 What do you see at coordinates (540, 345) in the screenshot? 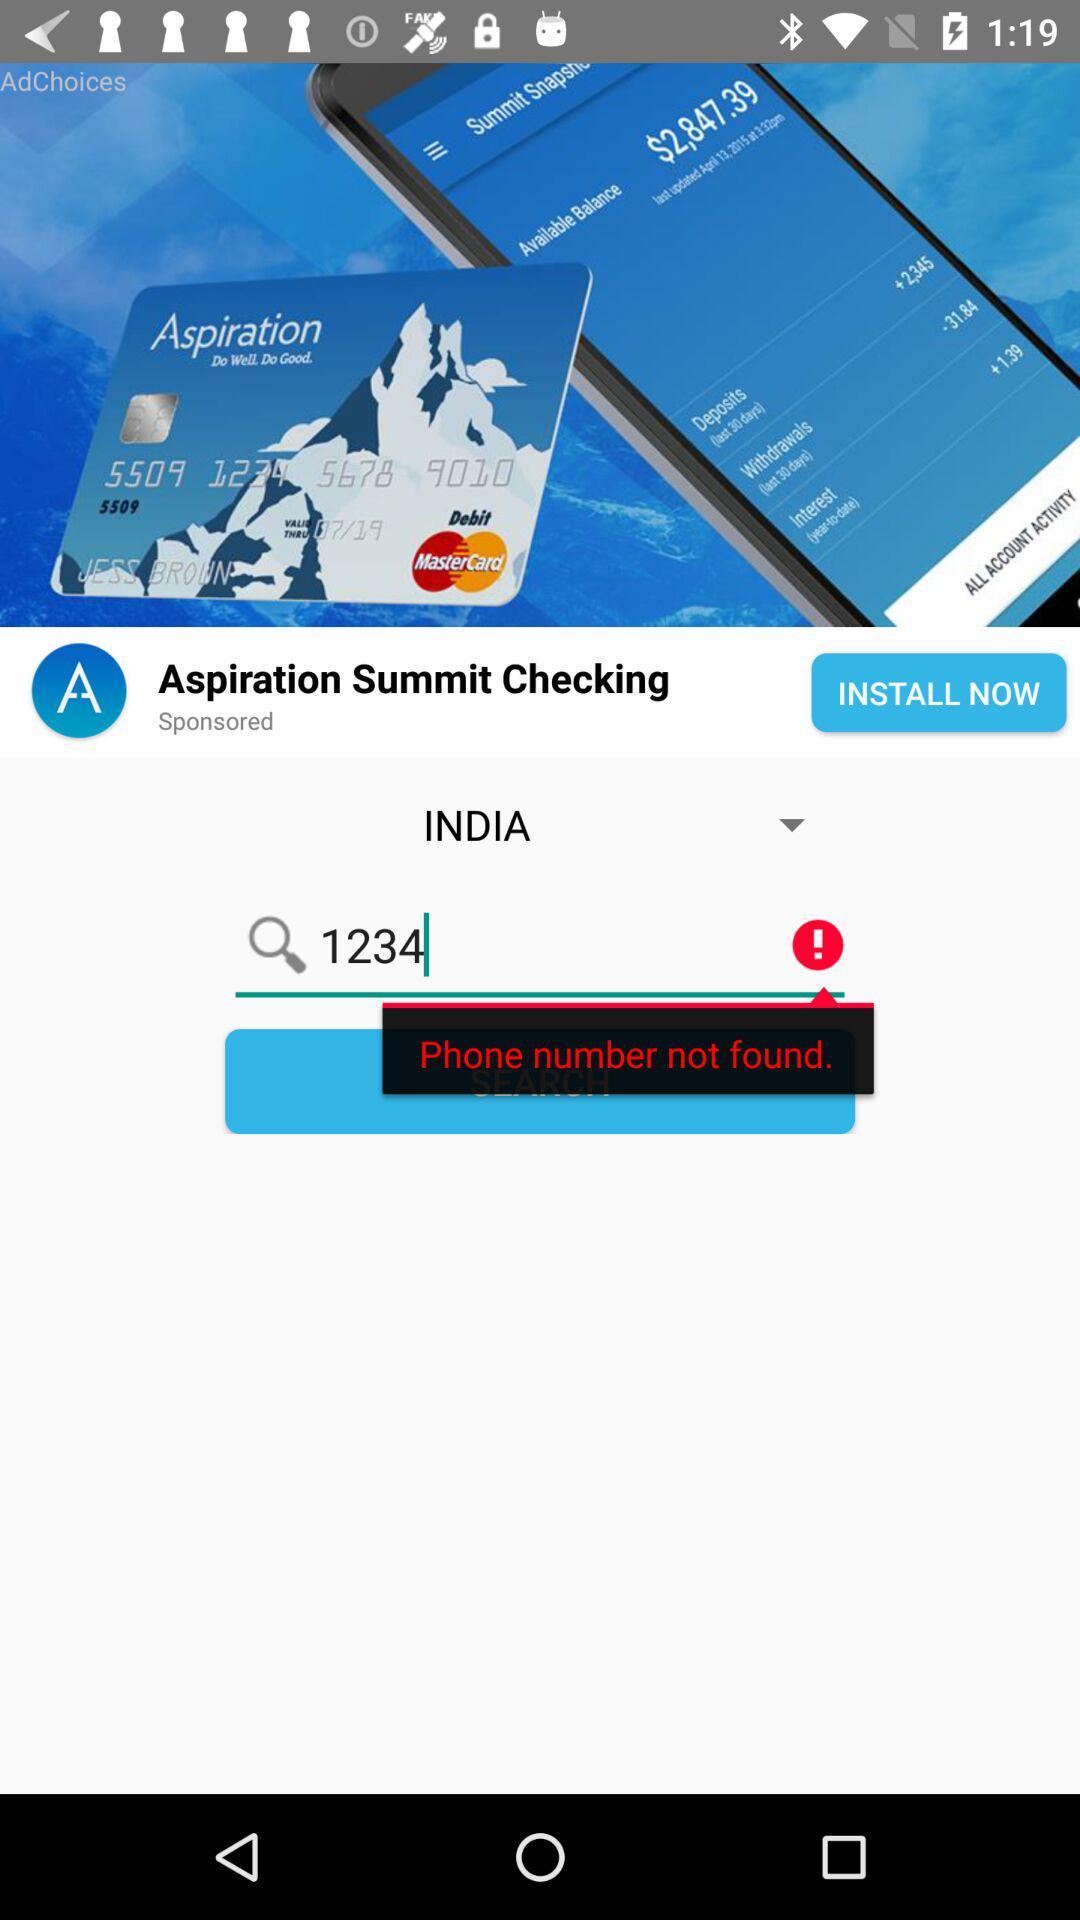
I see `mastercard screen` at bounding box center [540, 345].